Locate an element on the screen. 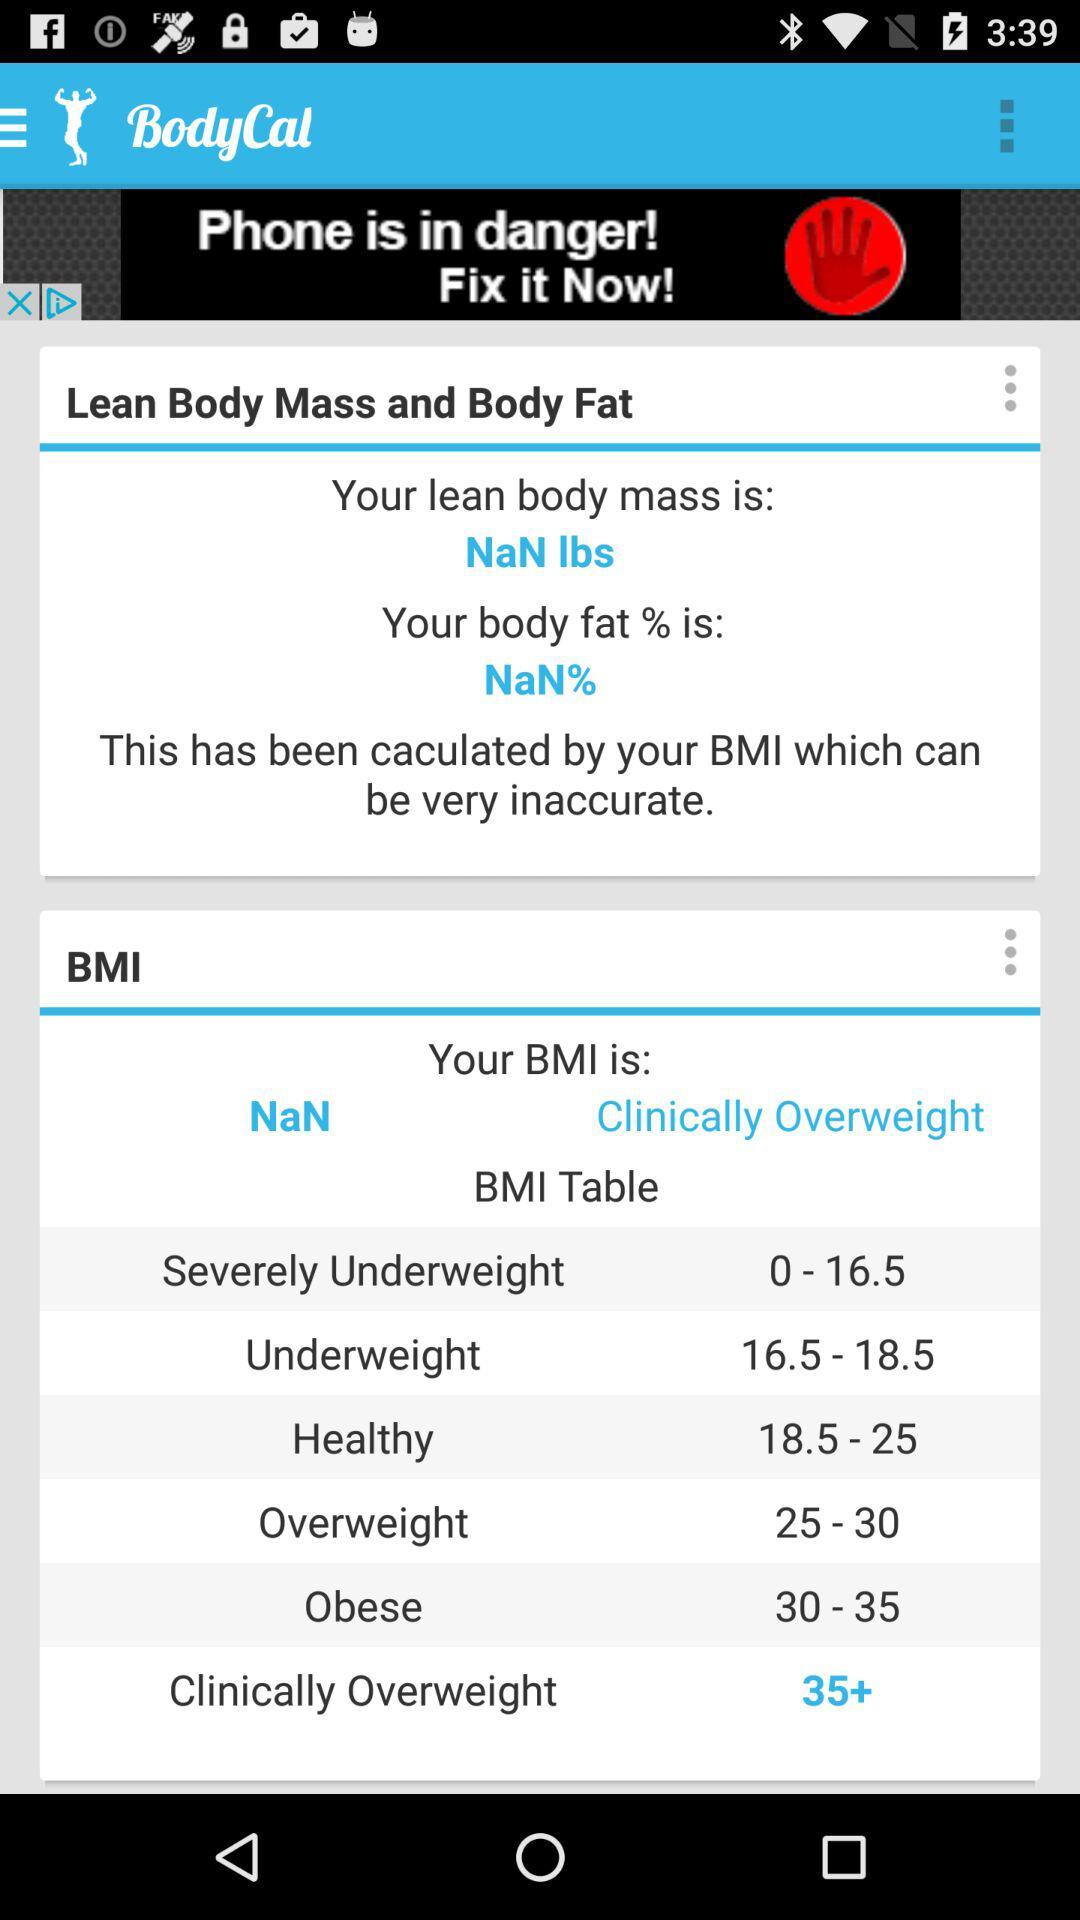  show options is located at coordinates (990, 388).